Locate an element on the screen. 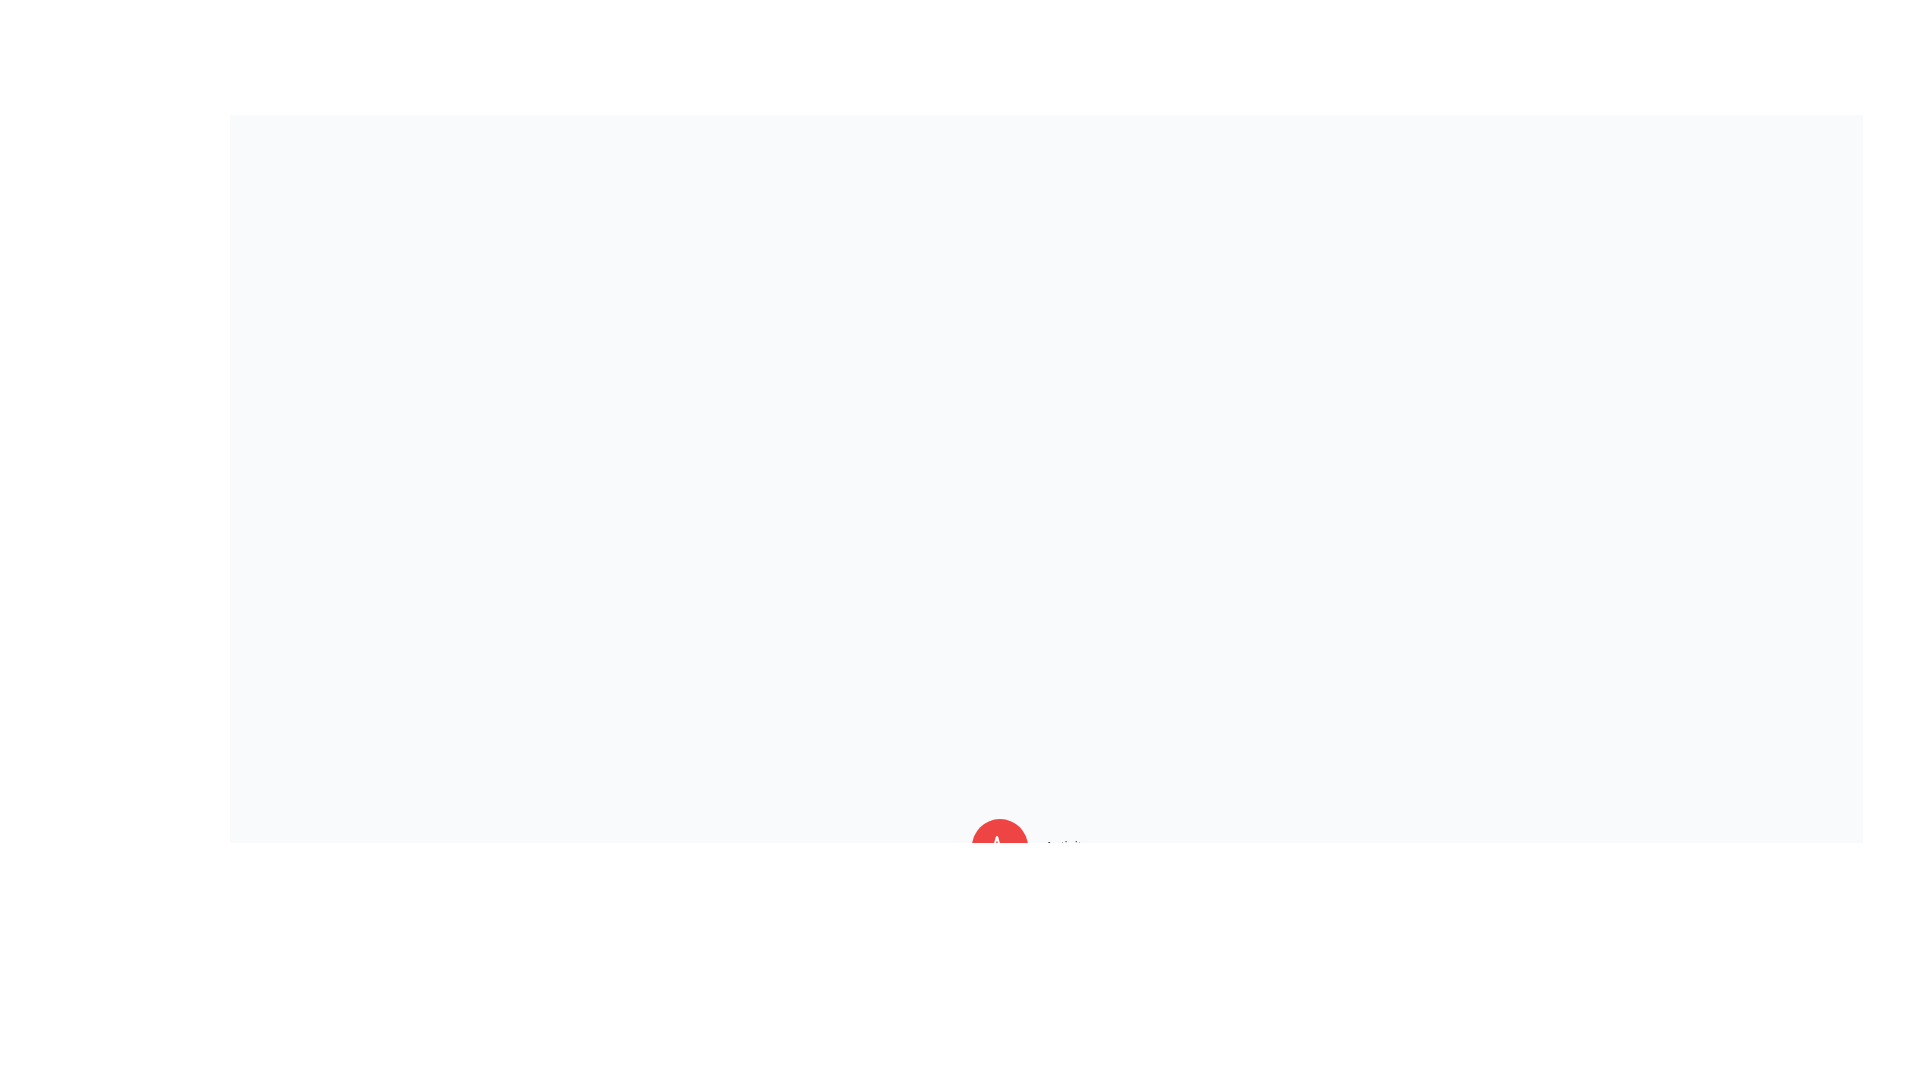  the Camera button in the AdvancedSpeedDial component is located at coordinates (1000, 991).